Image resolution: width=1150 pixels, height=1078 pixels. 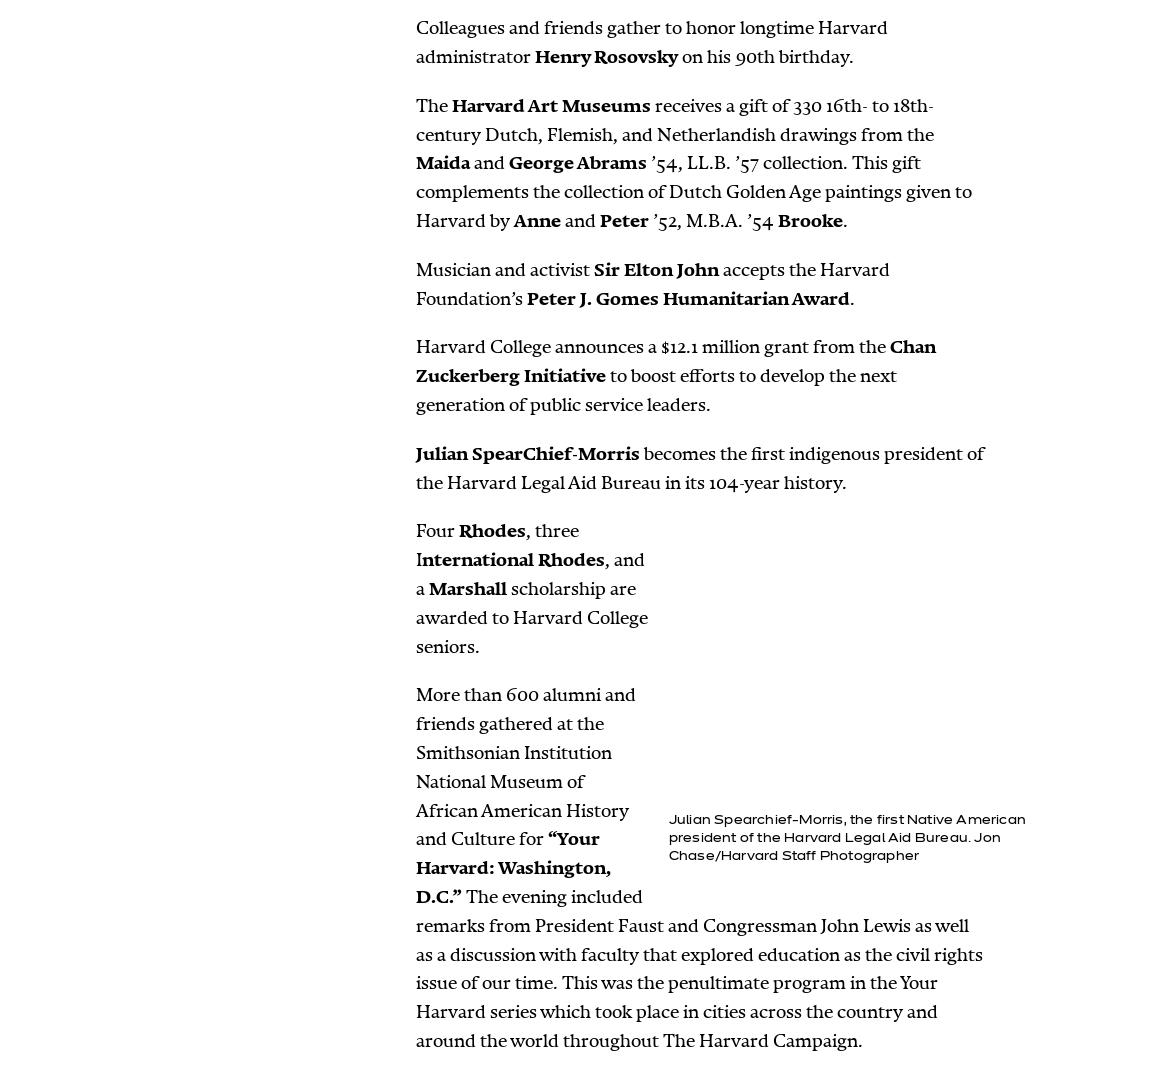 What do you see at coordinates (504, 267) in the screenshot?
I see `'Musician and activist'` at bounding box center [504, 267].